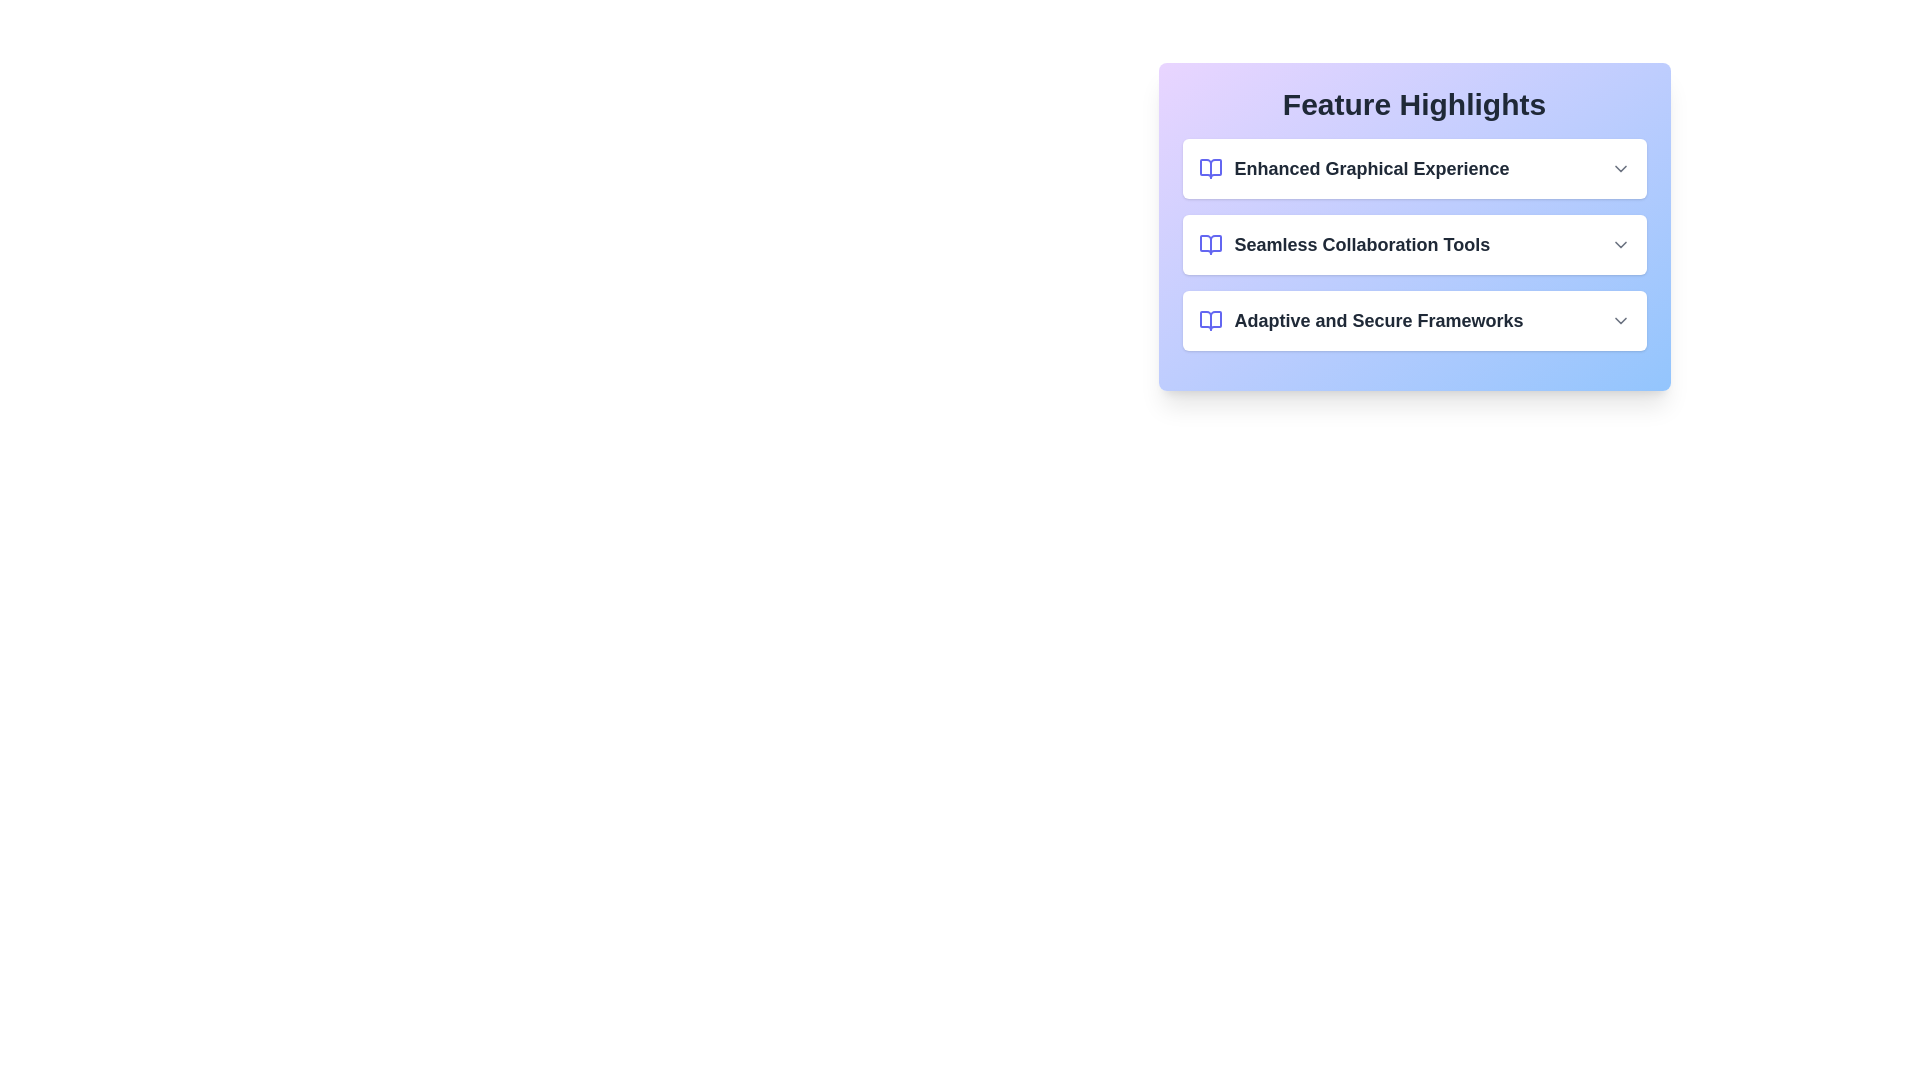 This screenshot has height=1080, width=1920. What do you see at coordinates (1371, 168) in the screenshot?
I see `the text label displaying 'Enhanced Graphical Experience' which is styled in bold, large gray font and is the first item in the 'Feature Highlights' section` at bounding box center [1371, 168].